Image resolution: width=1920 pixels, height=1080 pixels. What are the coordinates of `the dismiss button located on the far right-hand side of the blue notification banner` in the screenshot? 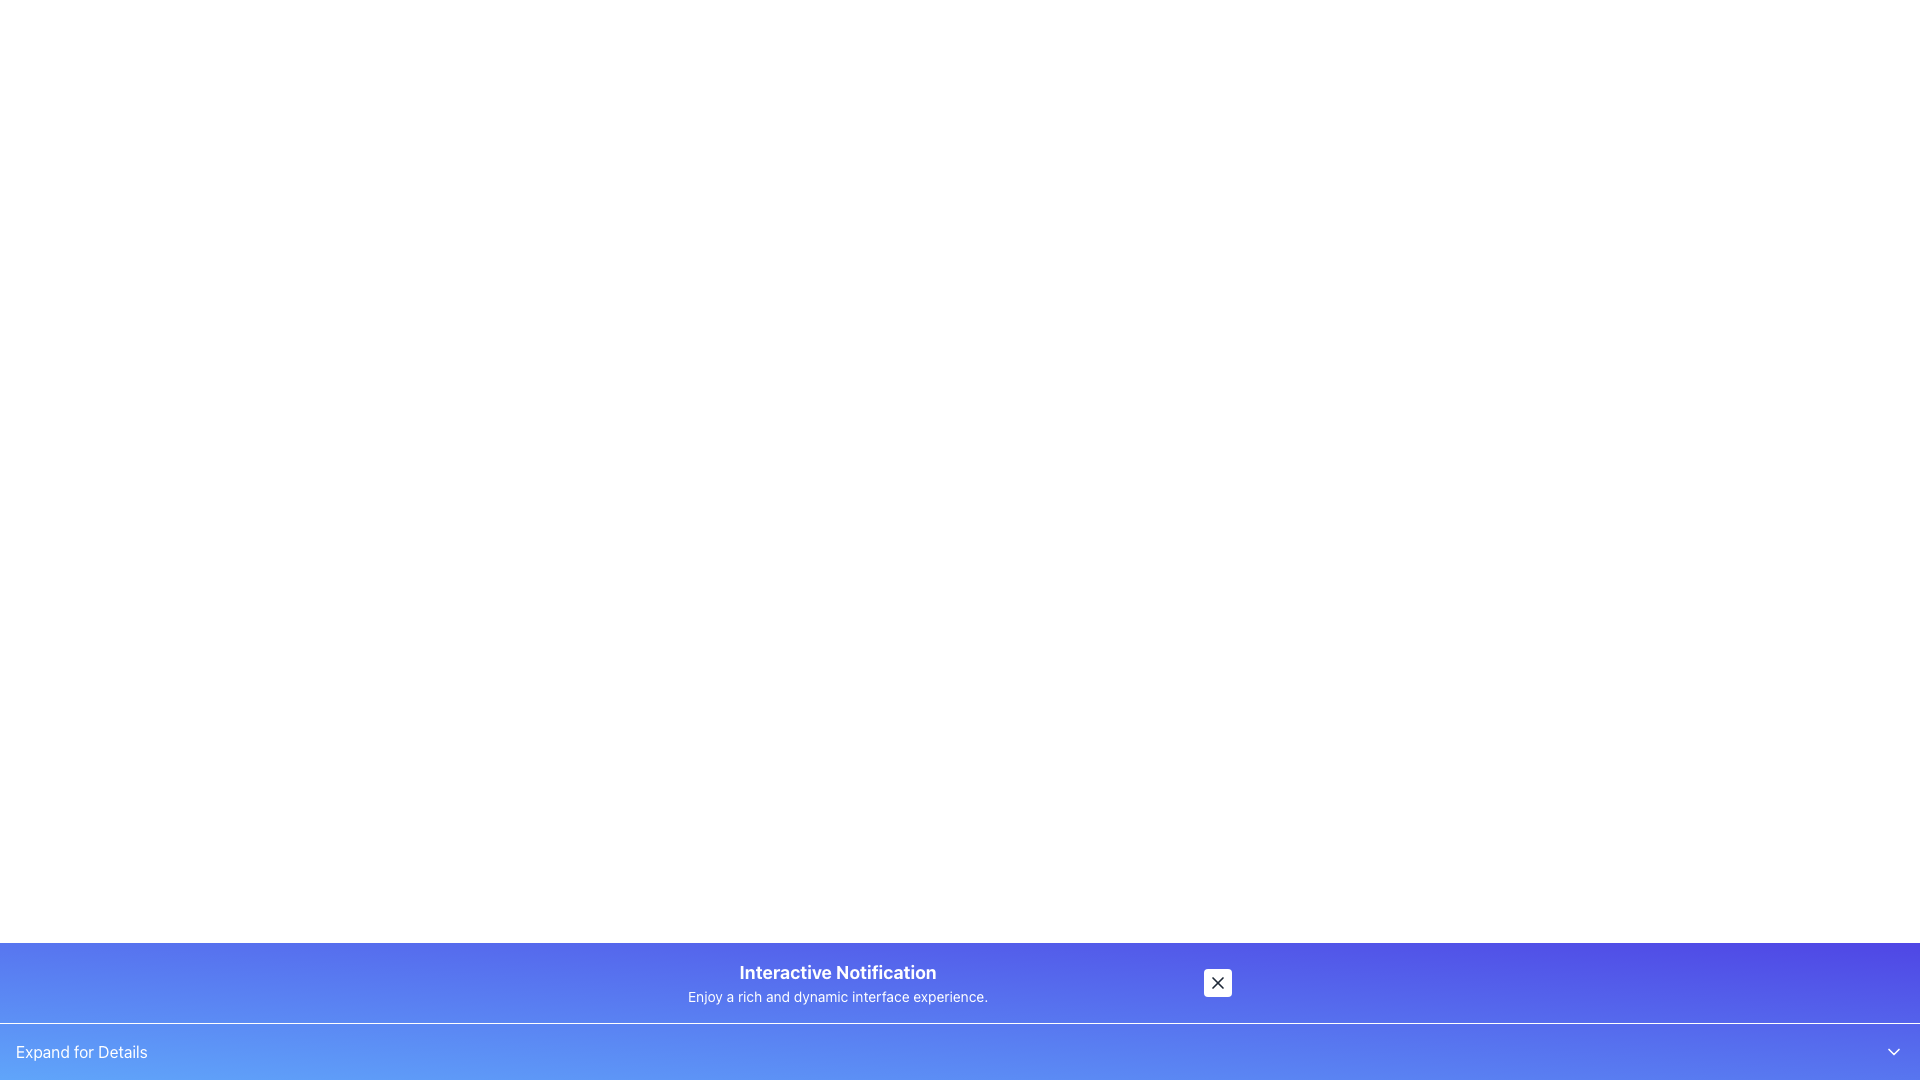 It's located at (1217, 982).